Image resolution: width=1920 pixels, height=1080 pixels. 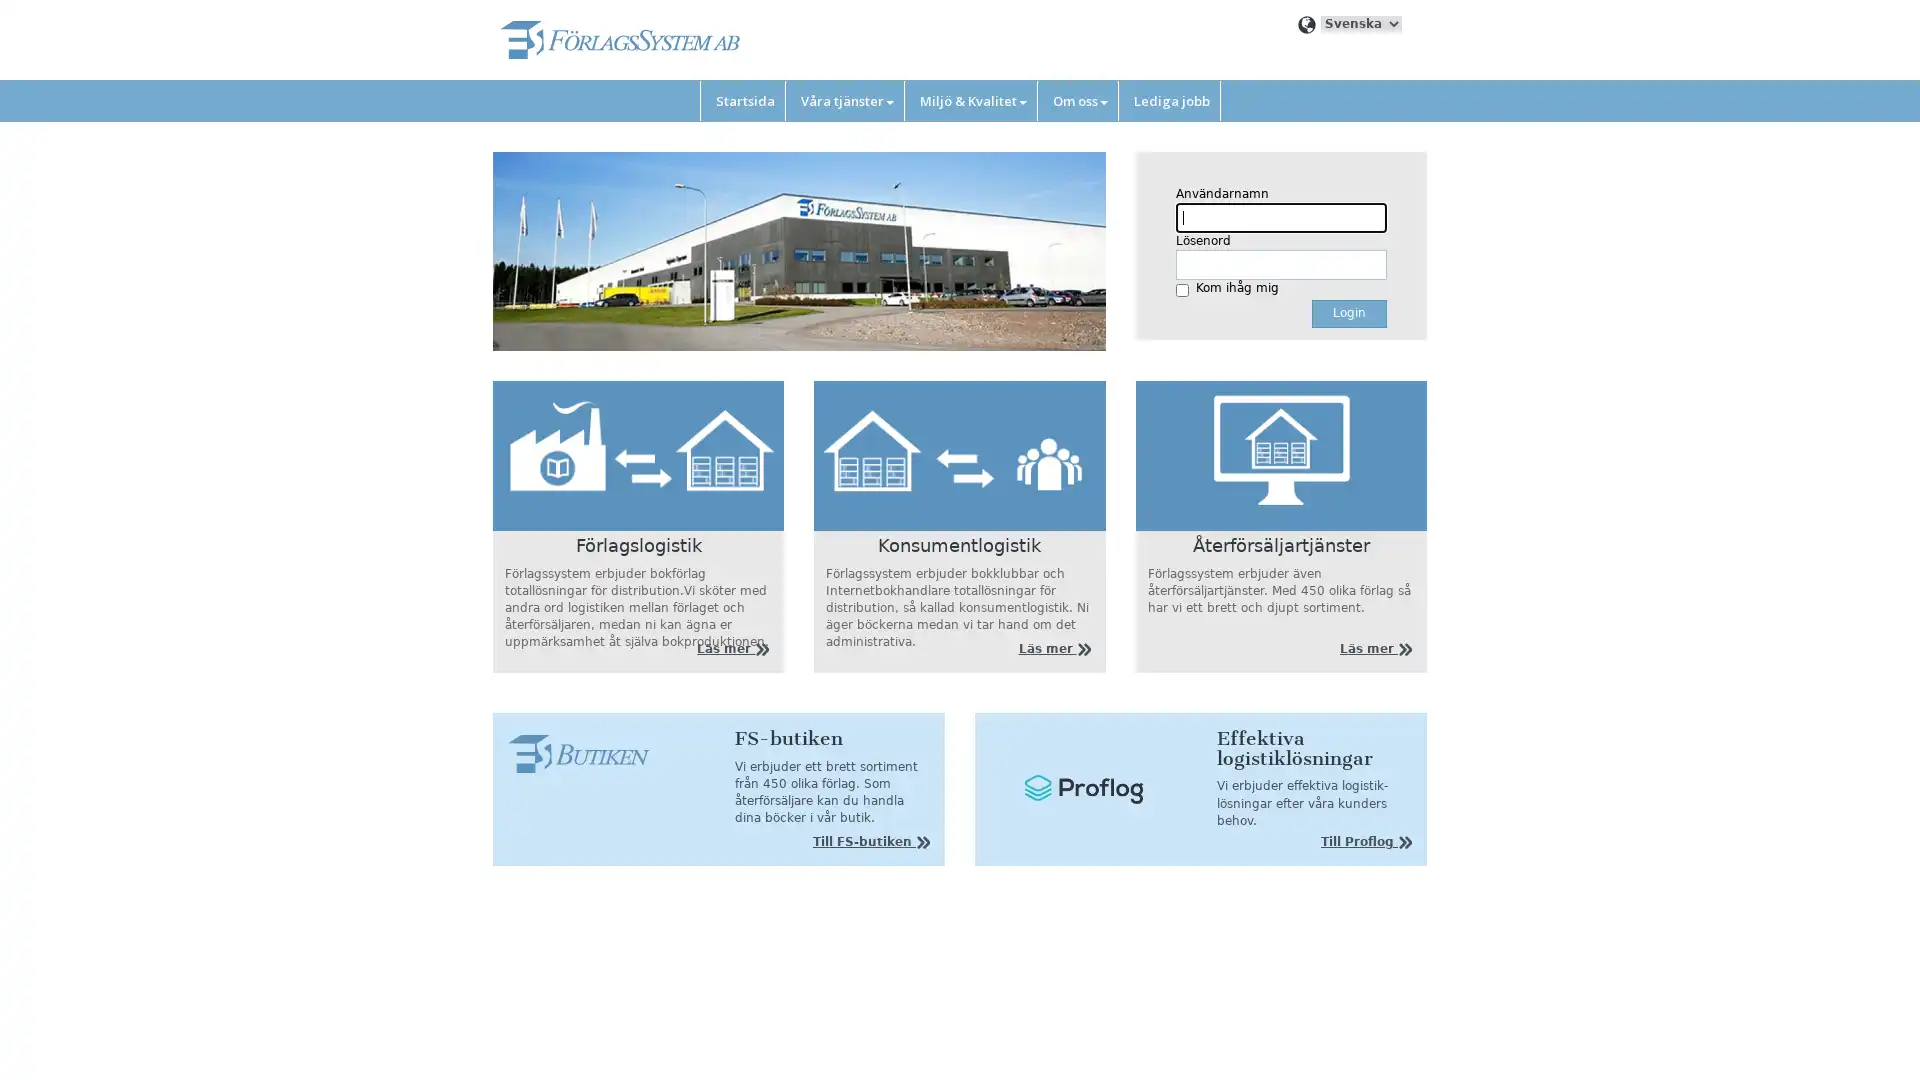 What do you see at coordinates (1348, 312) in the screenshot?
I see `Login` at bounding box center [1348, 312].